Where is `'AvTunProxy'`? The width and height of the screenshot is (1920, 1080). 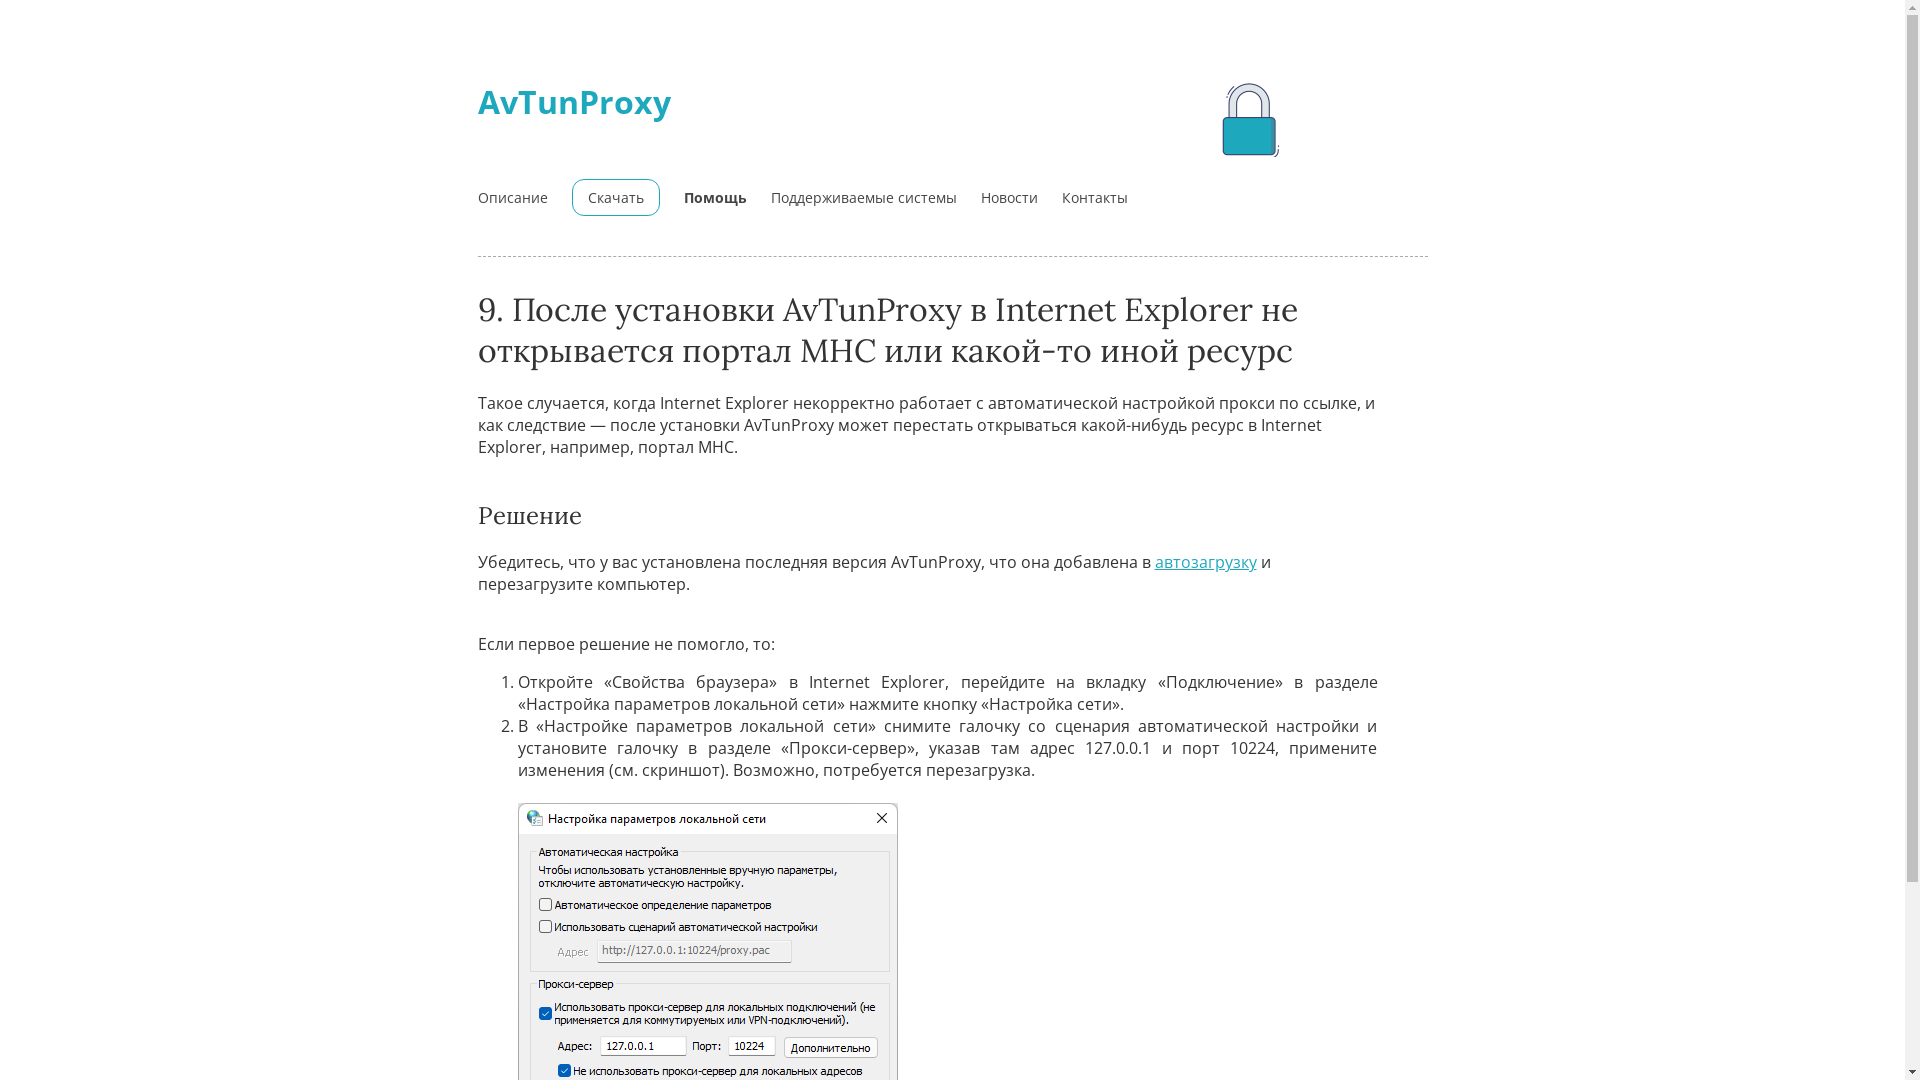 'AvTunProxy' is located at coordinates (573, 101).